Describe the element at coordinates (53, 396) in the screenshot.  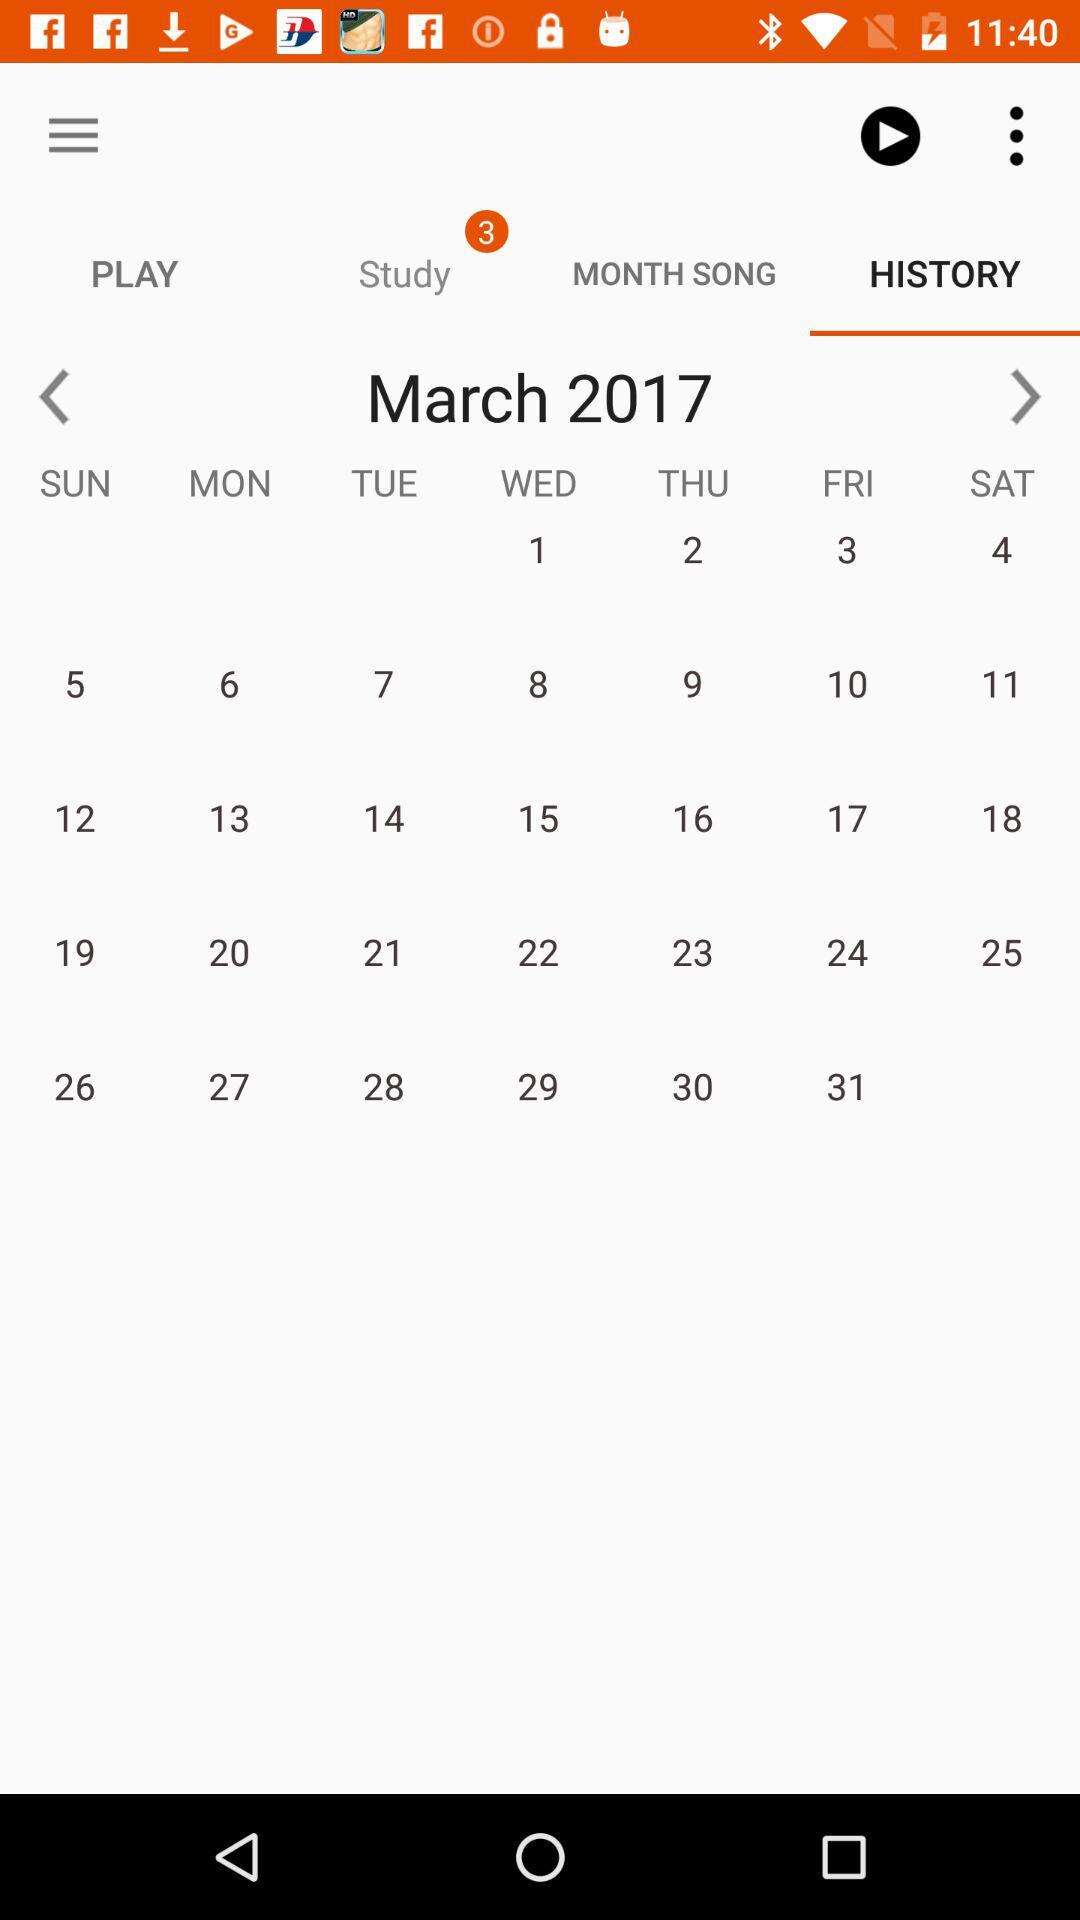
I see `scroll month left` at that location.